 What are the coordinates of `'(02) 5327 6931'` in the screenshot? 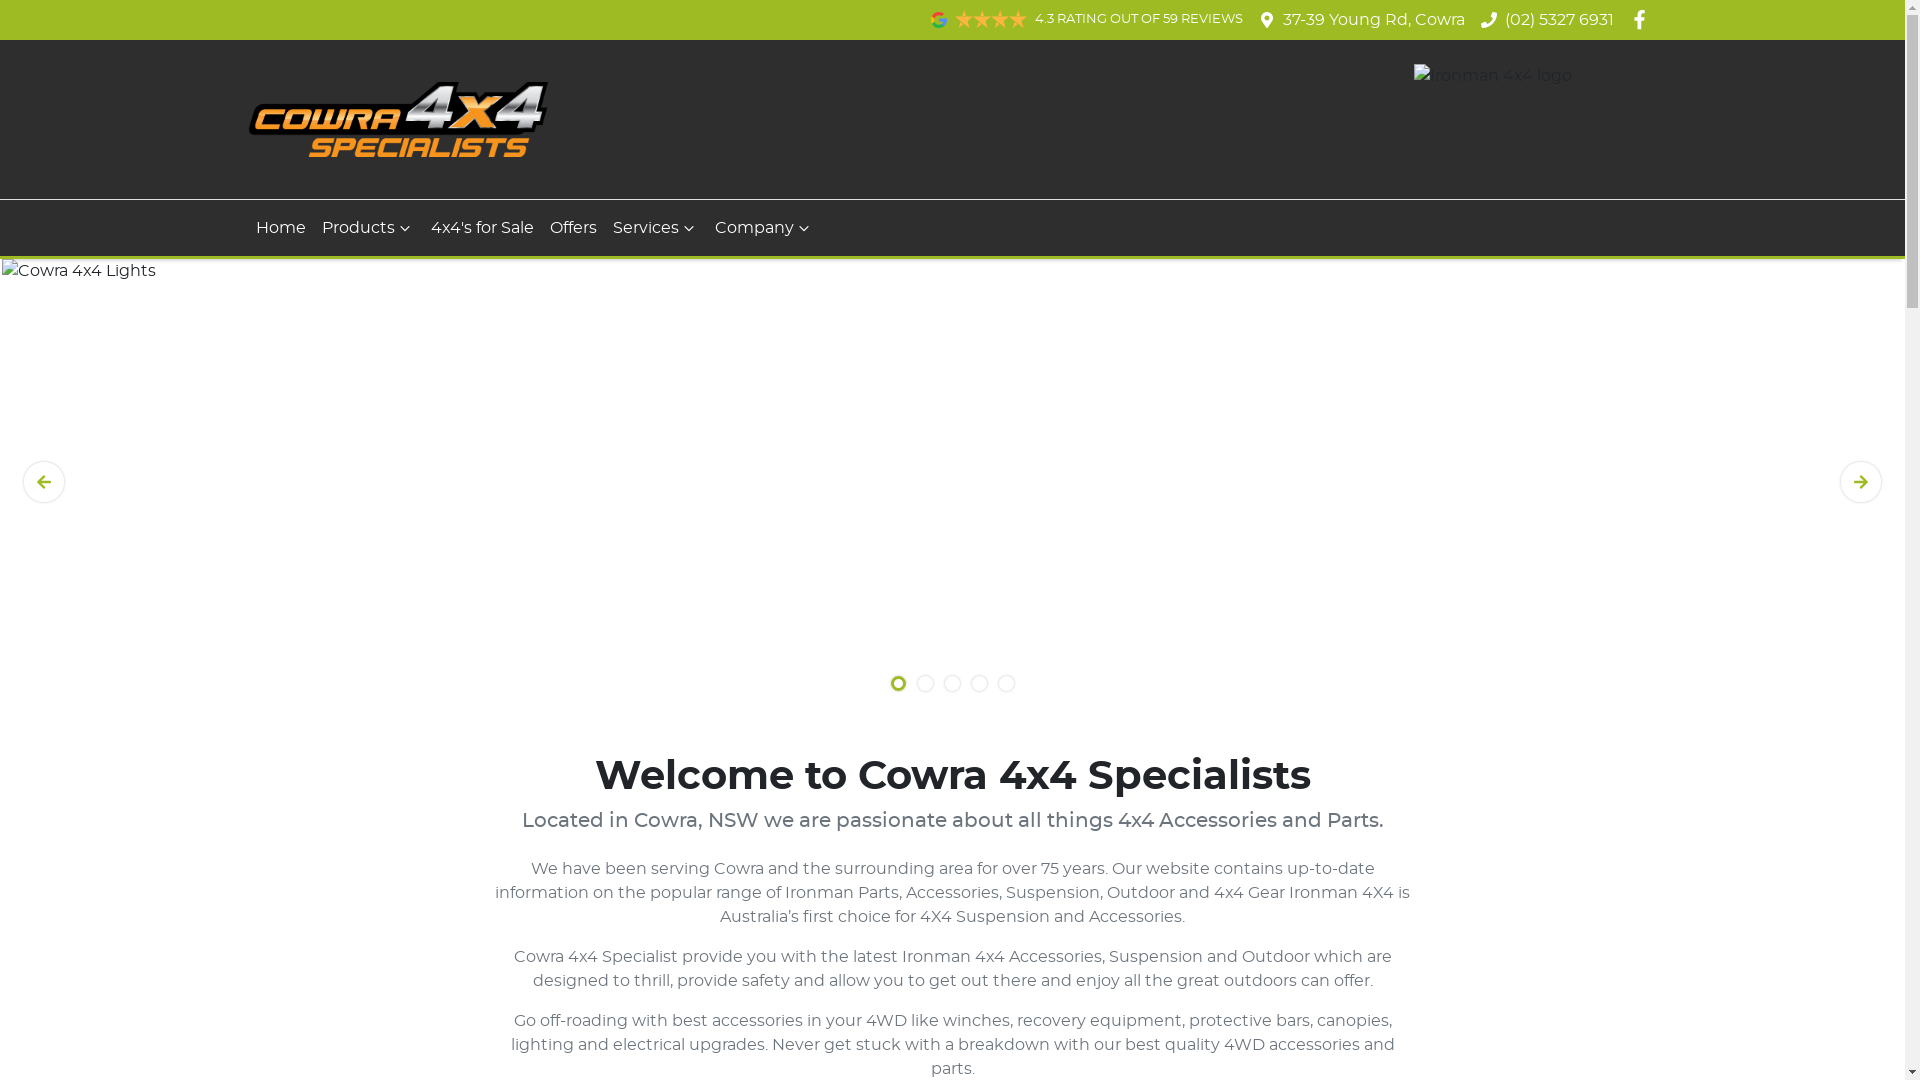 It's located at (1558, 19).